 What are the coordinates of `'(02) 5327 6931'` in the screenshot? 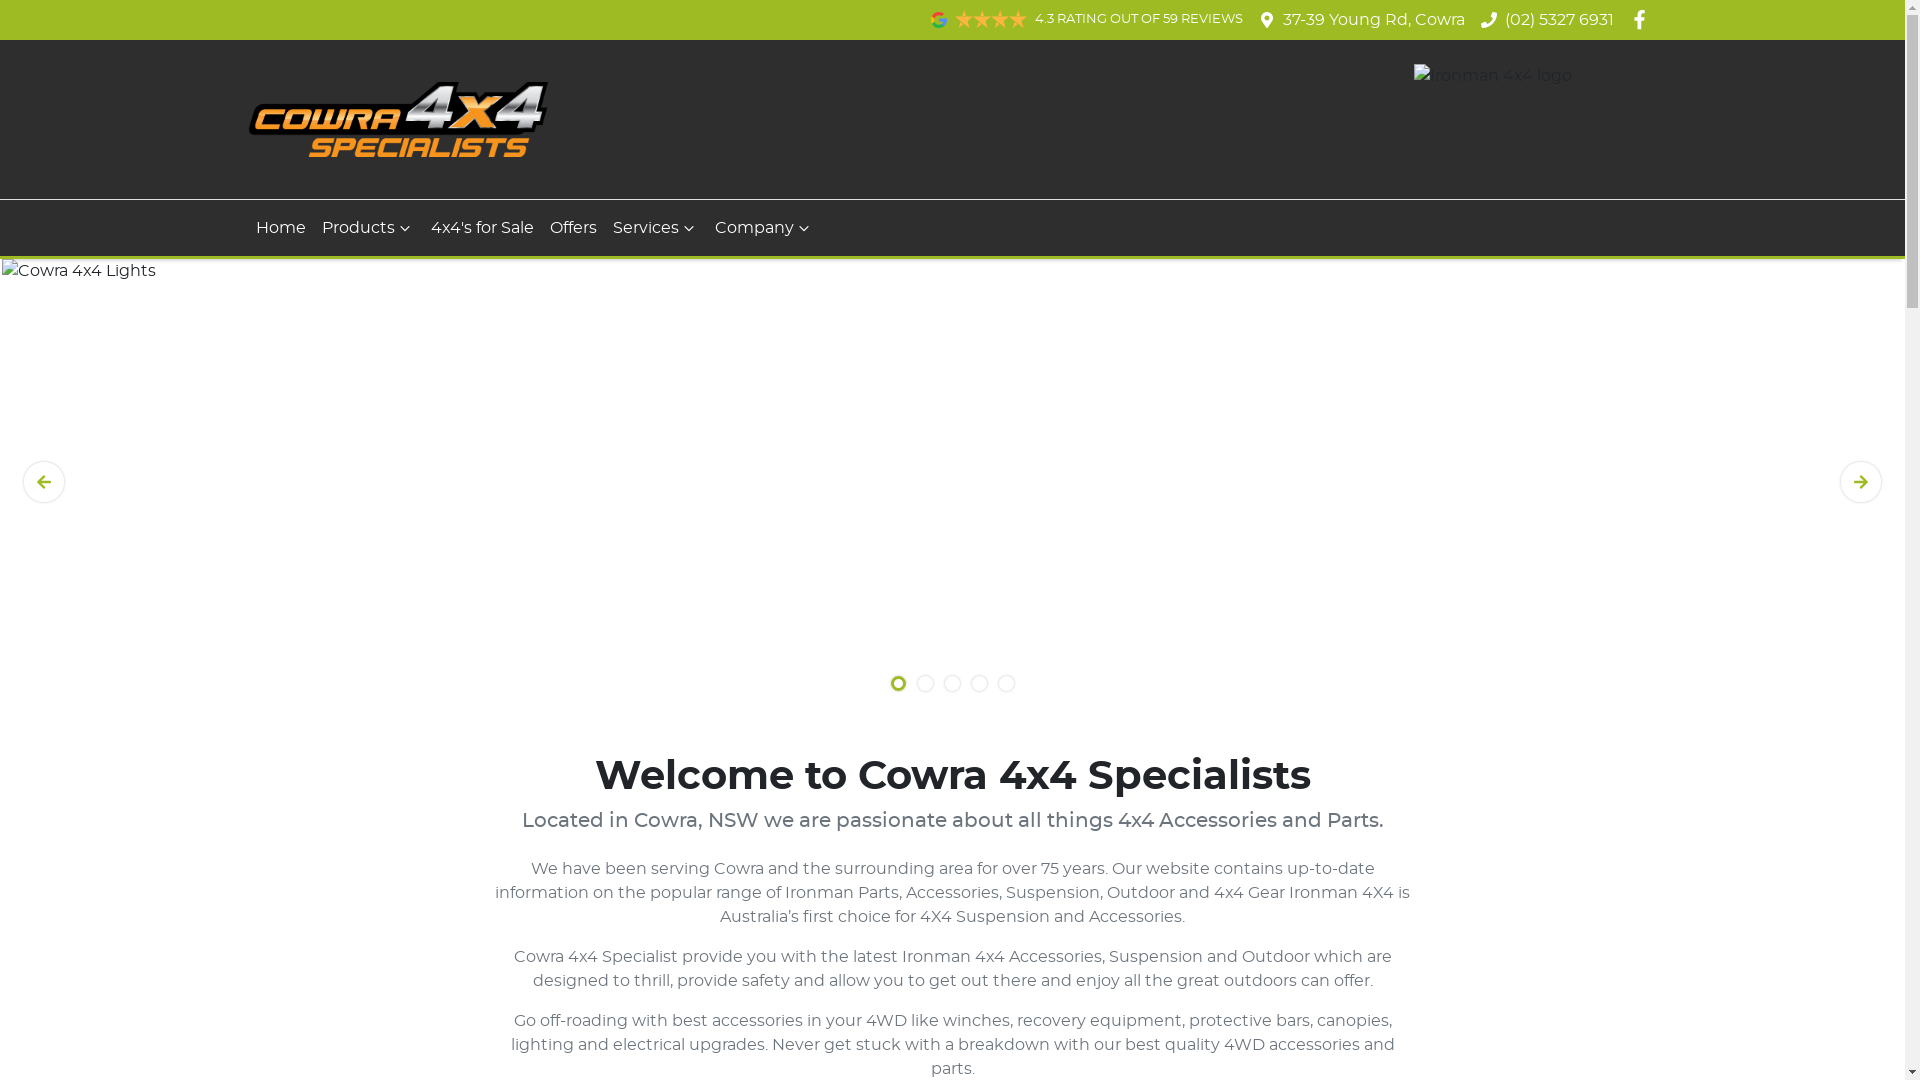 It's located at (1558, 19).